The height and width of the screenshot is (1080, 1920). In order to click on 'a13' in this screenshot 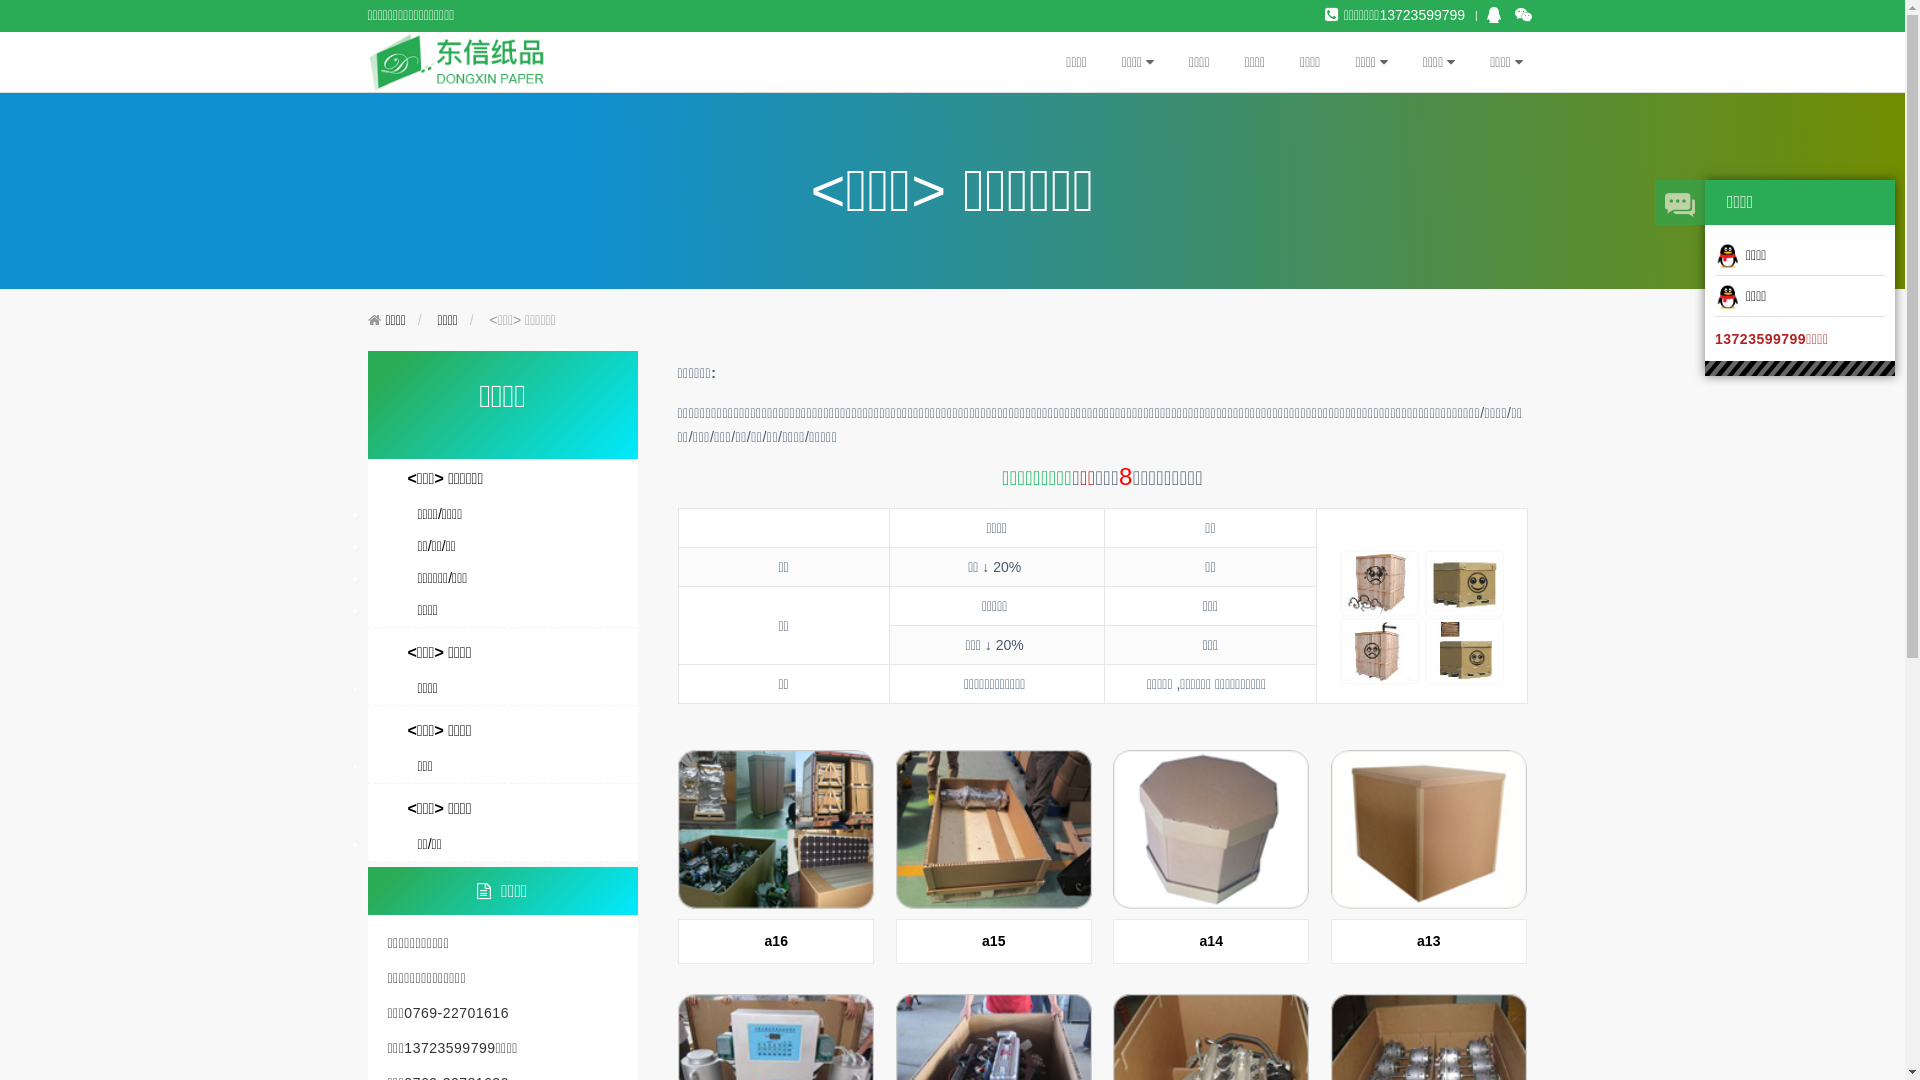, I will do `click(1428, 860)`.